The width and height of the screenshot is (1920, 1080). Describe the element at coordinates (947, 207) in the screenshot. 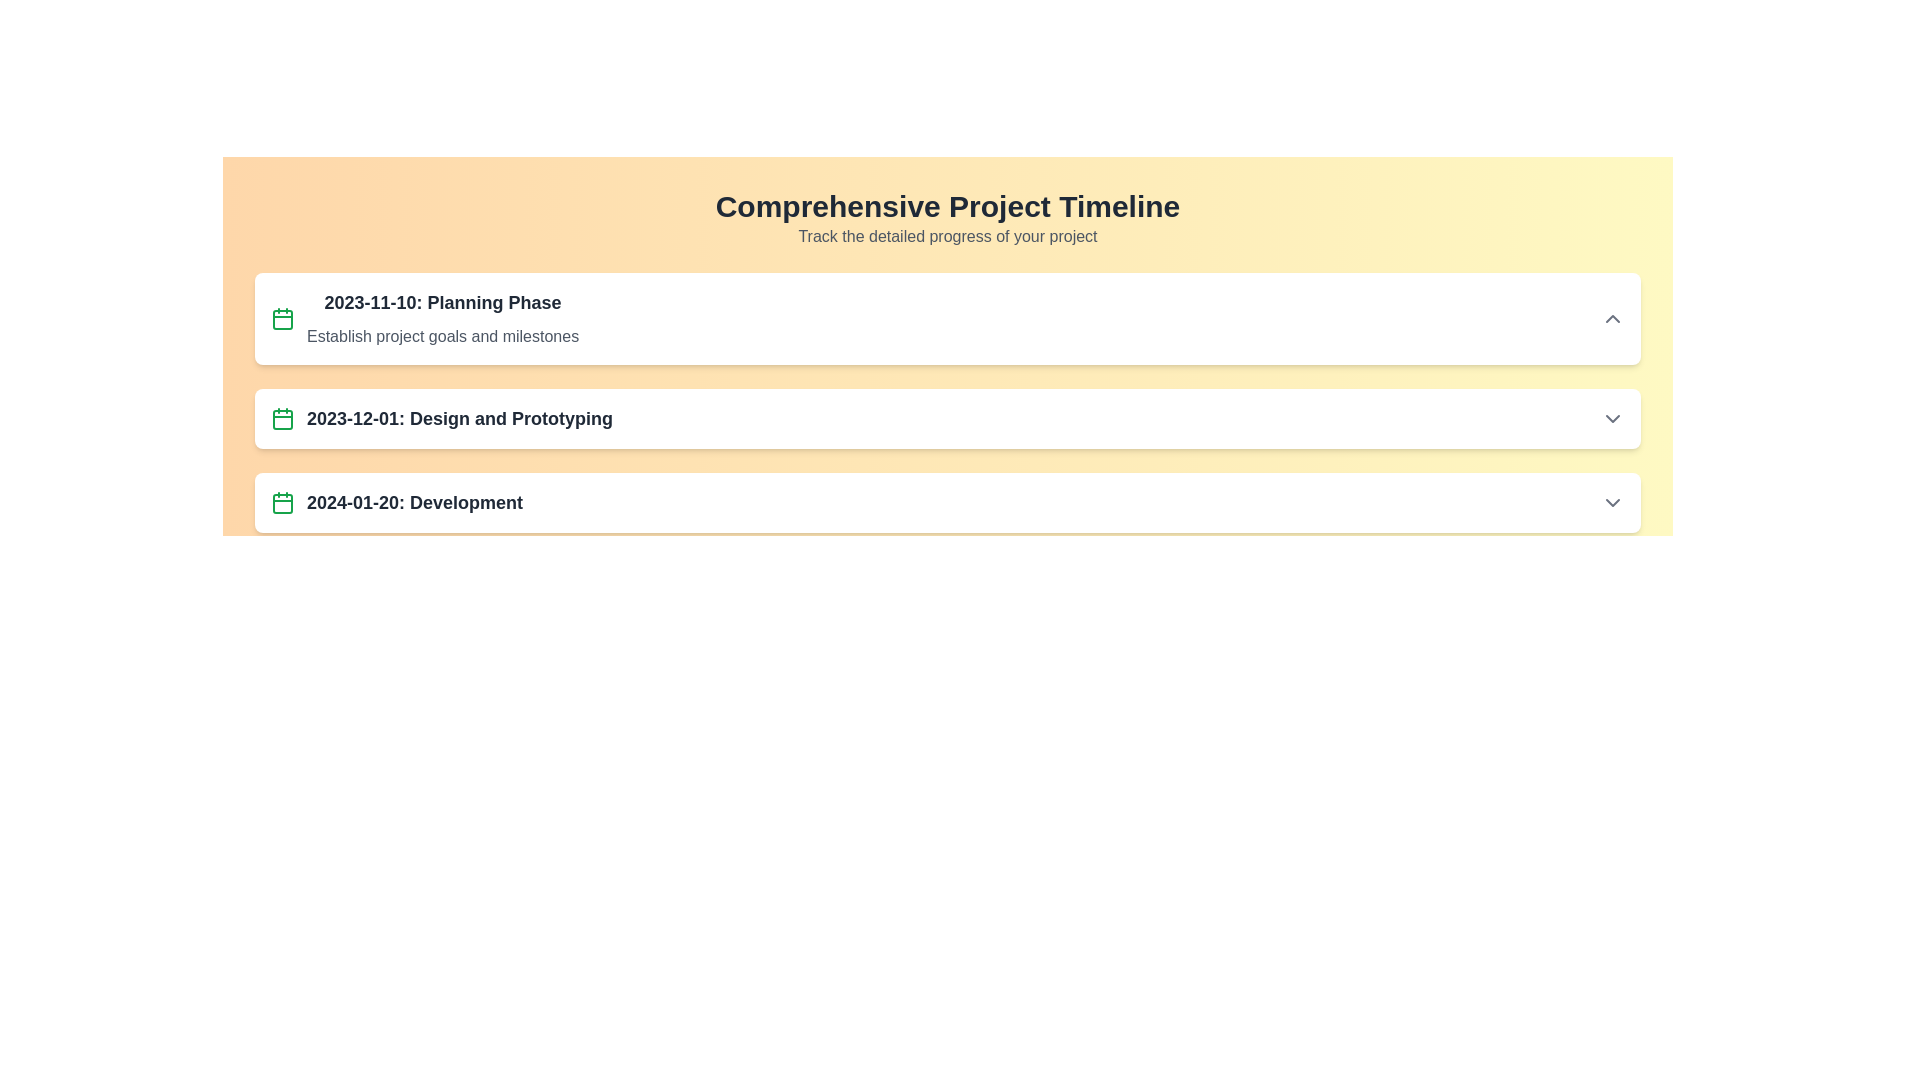

I see `the heading text display that indicates the project timeline, located at the top section of the interface` at that location.